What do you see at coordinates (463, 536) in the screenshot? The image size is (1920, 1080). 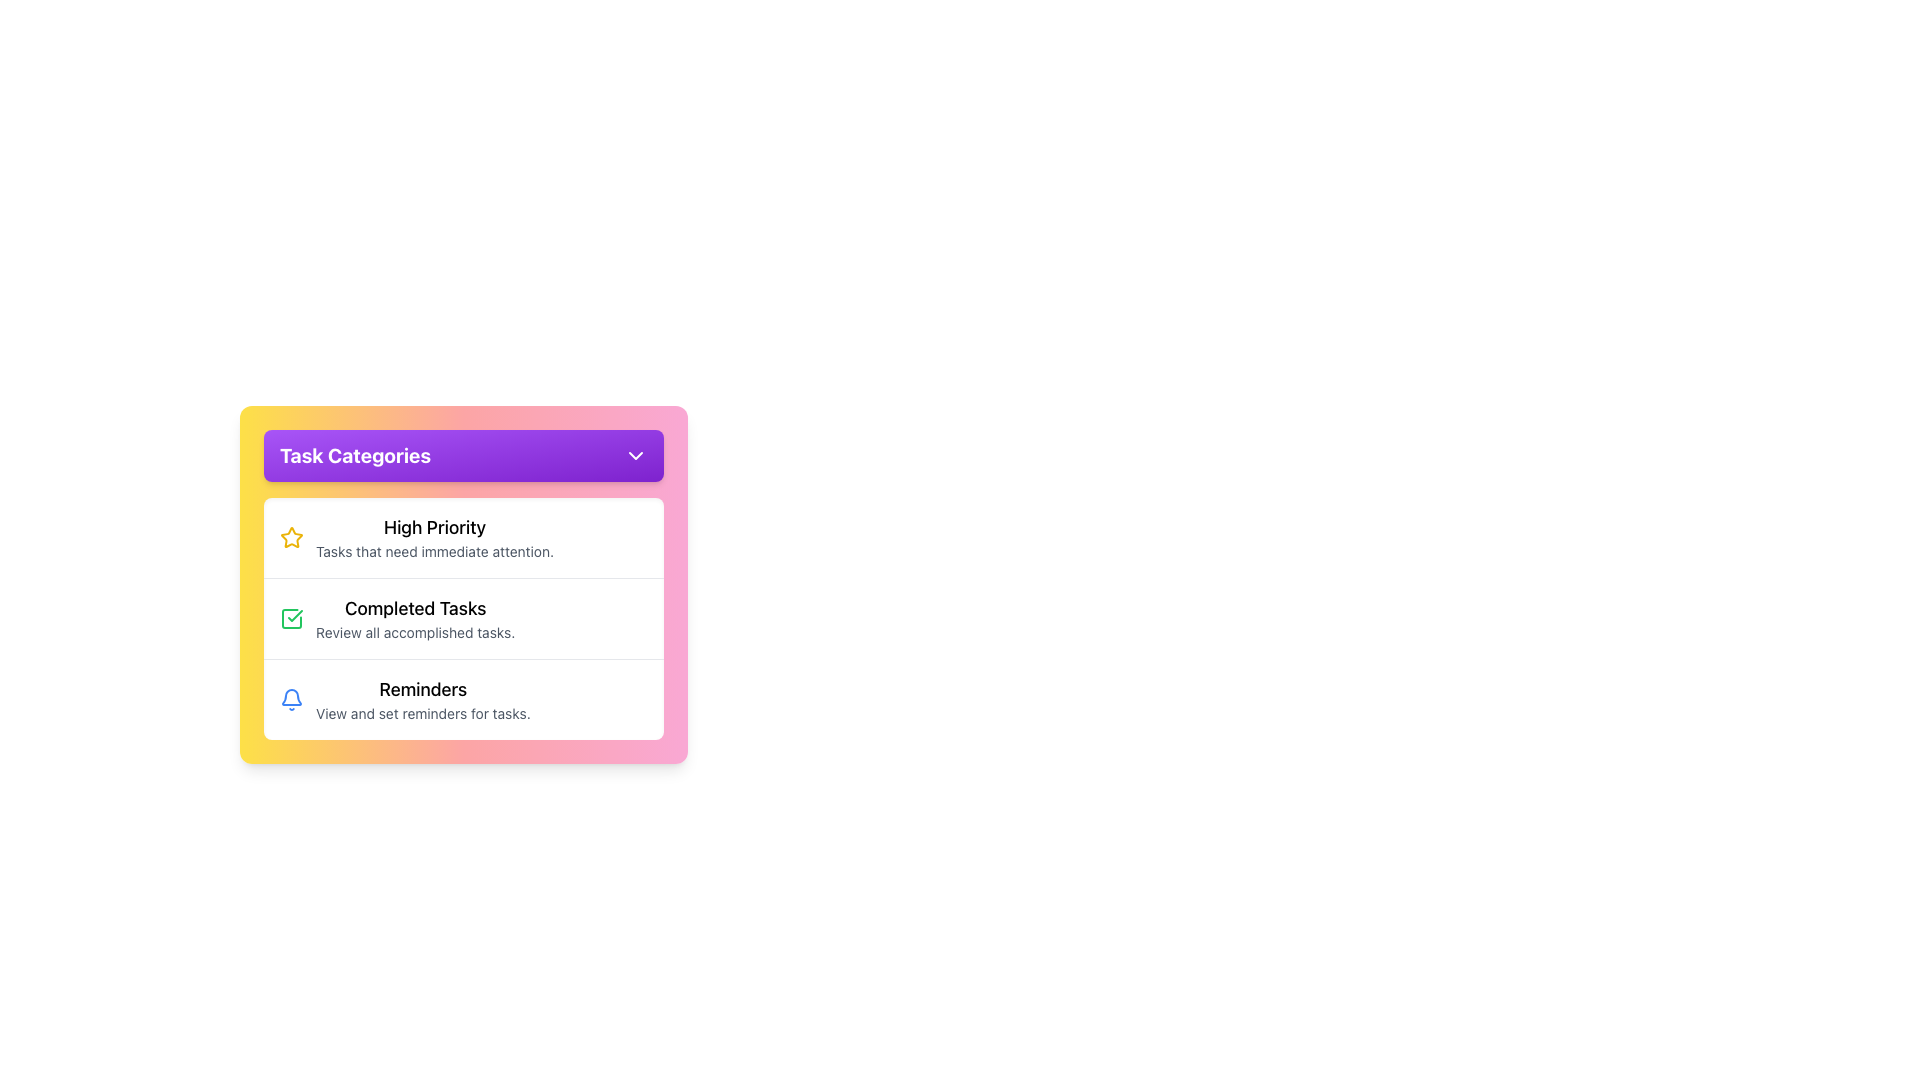 I see `the first list item with an icon and text labels in the 'Task Categories' card` at bounding box center [463, 536].